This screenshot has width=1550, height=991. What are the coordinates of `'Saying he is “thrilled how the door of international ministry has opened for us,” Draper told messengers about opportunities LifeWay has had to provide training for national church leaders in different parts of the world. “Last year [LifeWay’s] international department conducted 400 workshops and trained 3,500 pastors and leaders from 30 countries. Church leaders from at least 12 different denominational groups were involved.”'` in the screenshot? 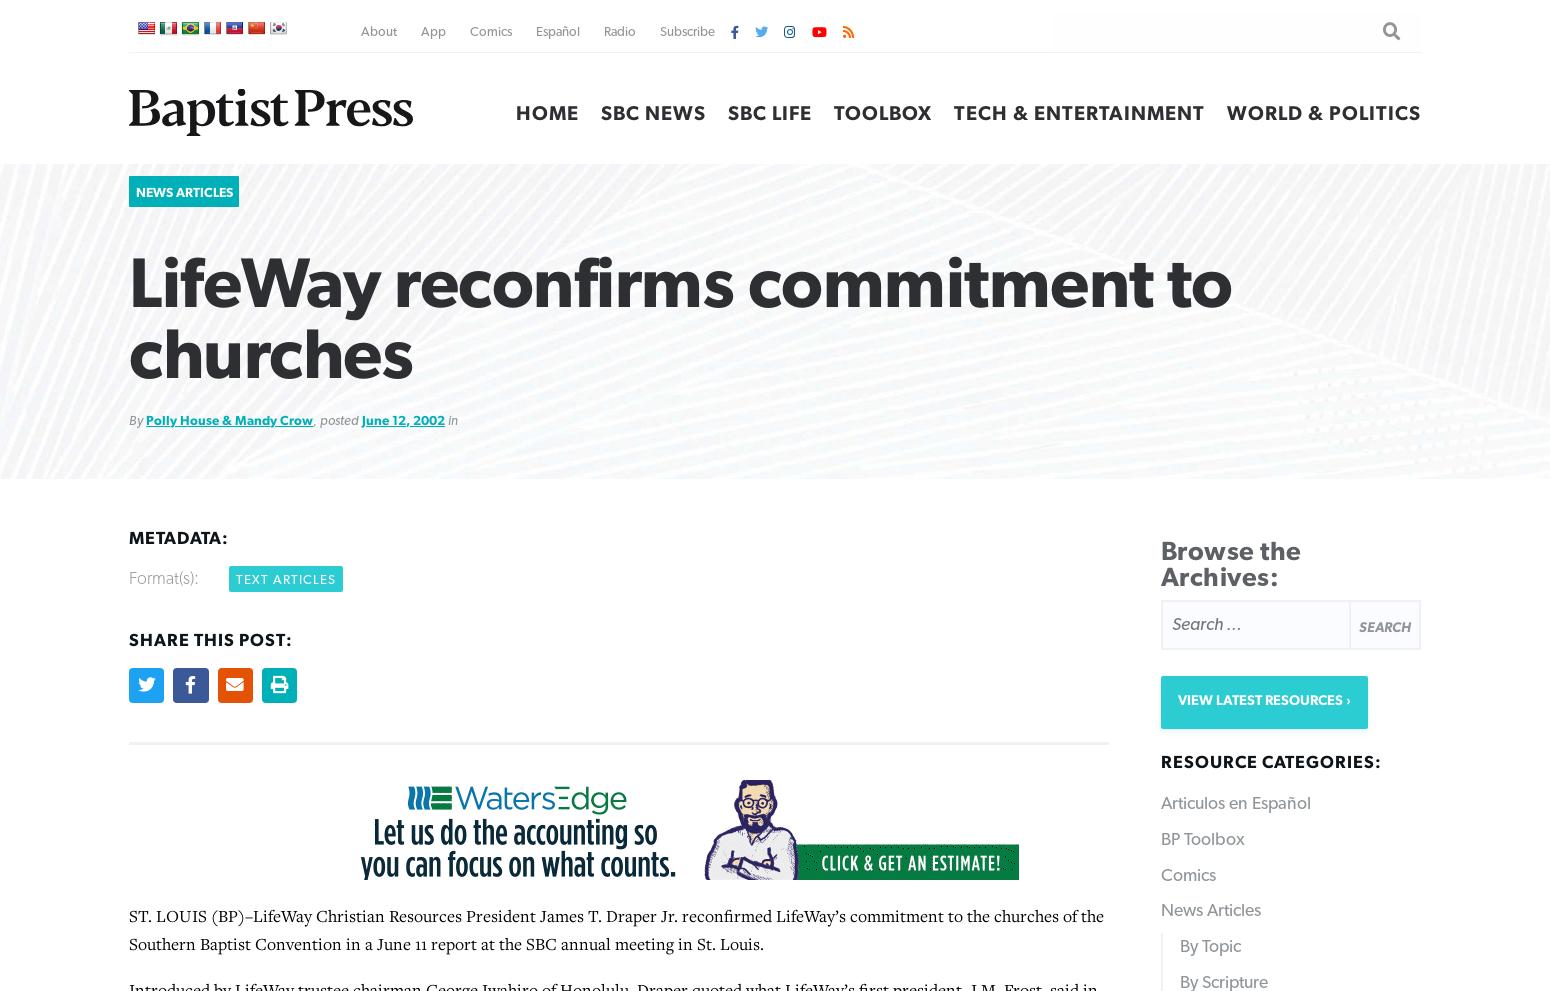 It's located at (128, 369).